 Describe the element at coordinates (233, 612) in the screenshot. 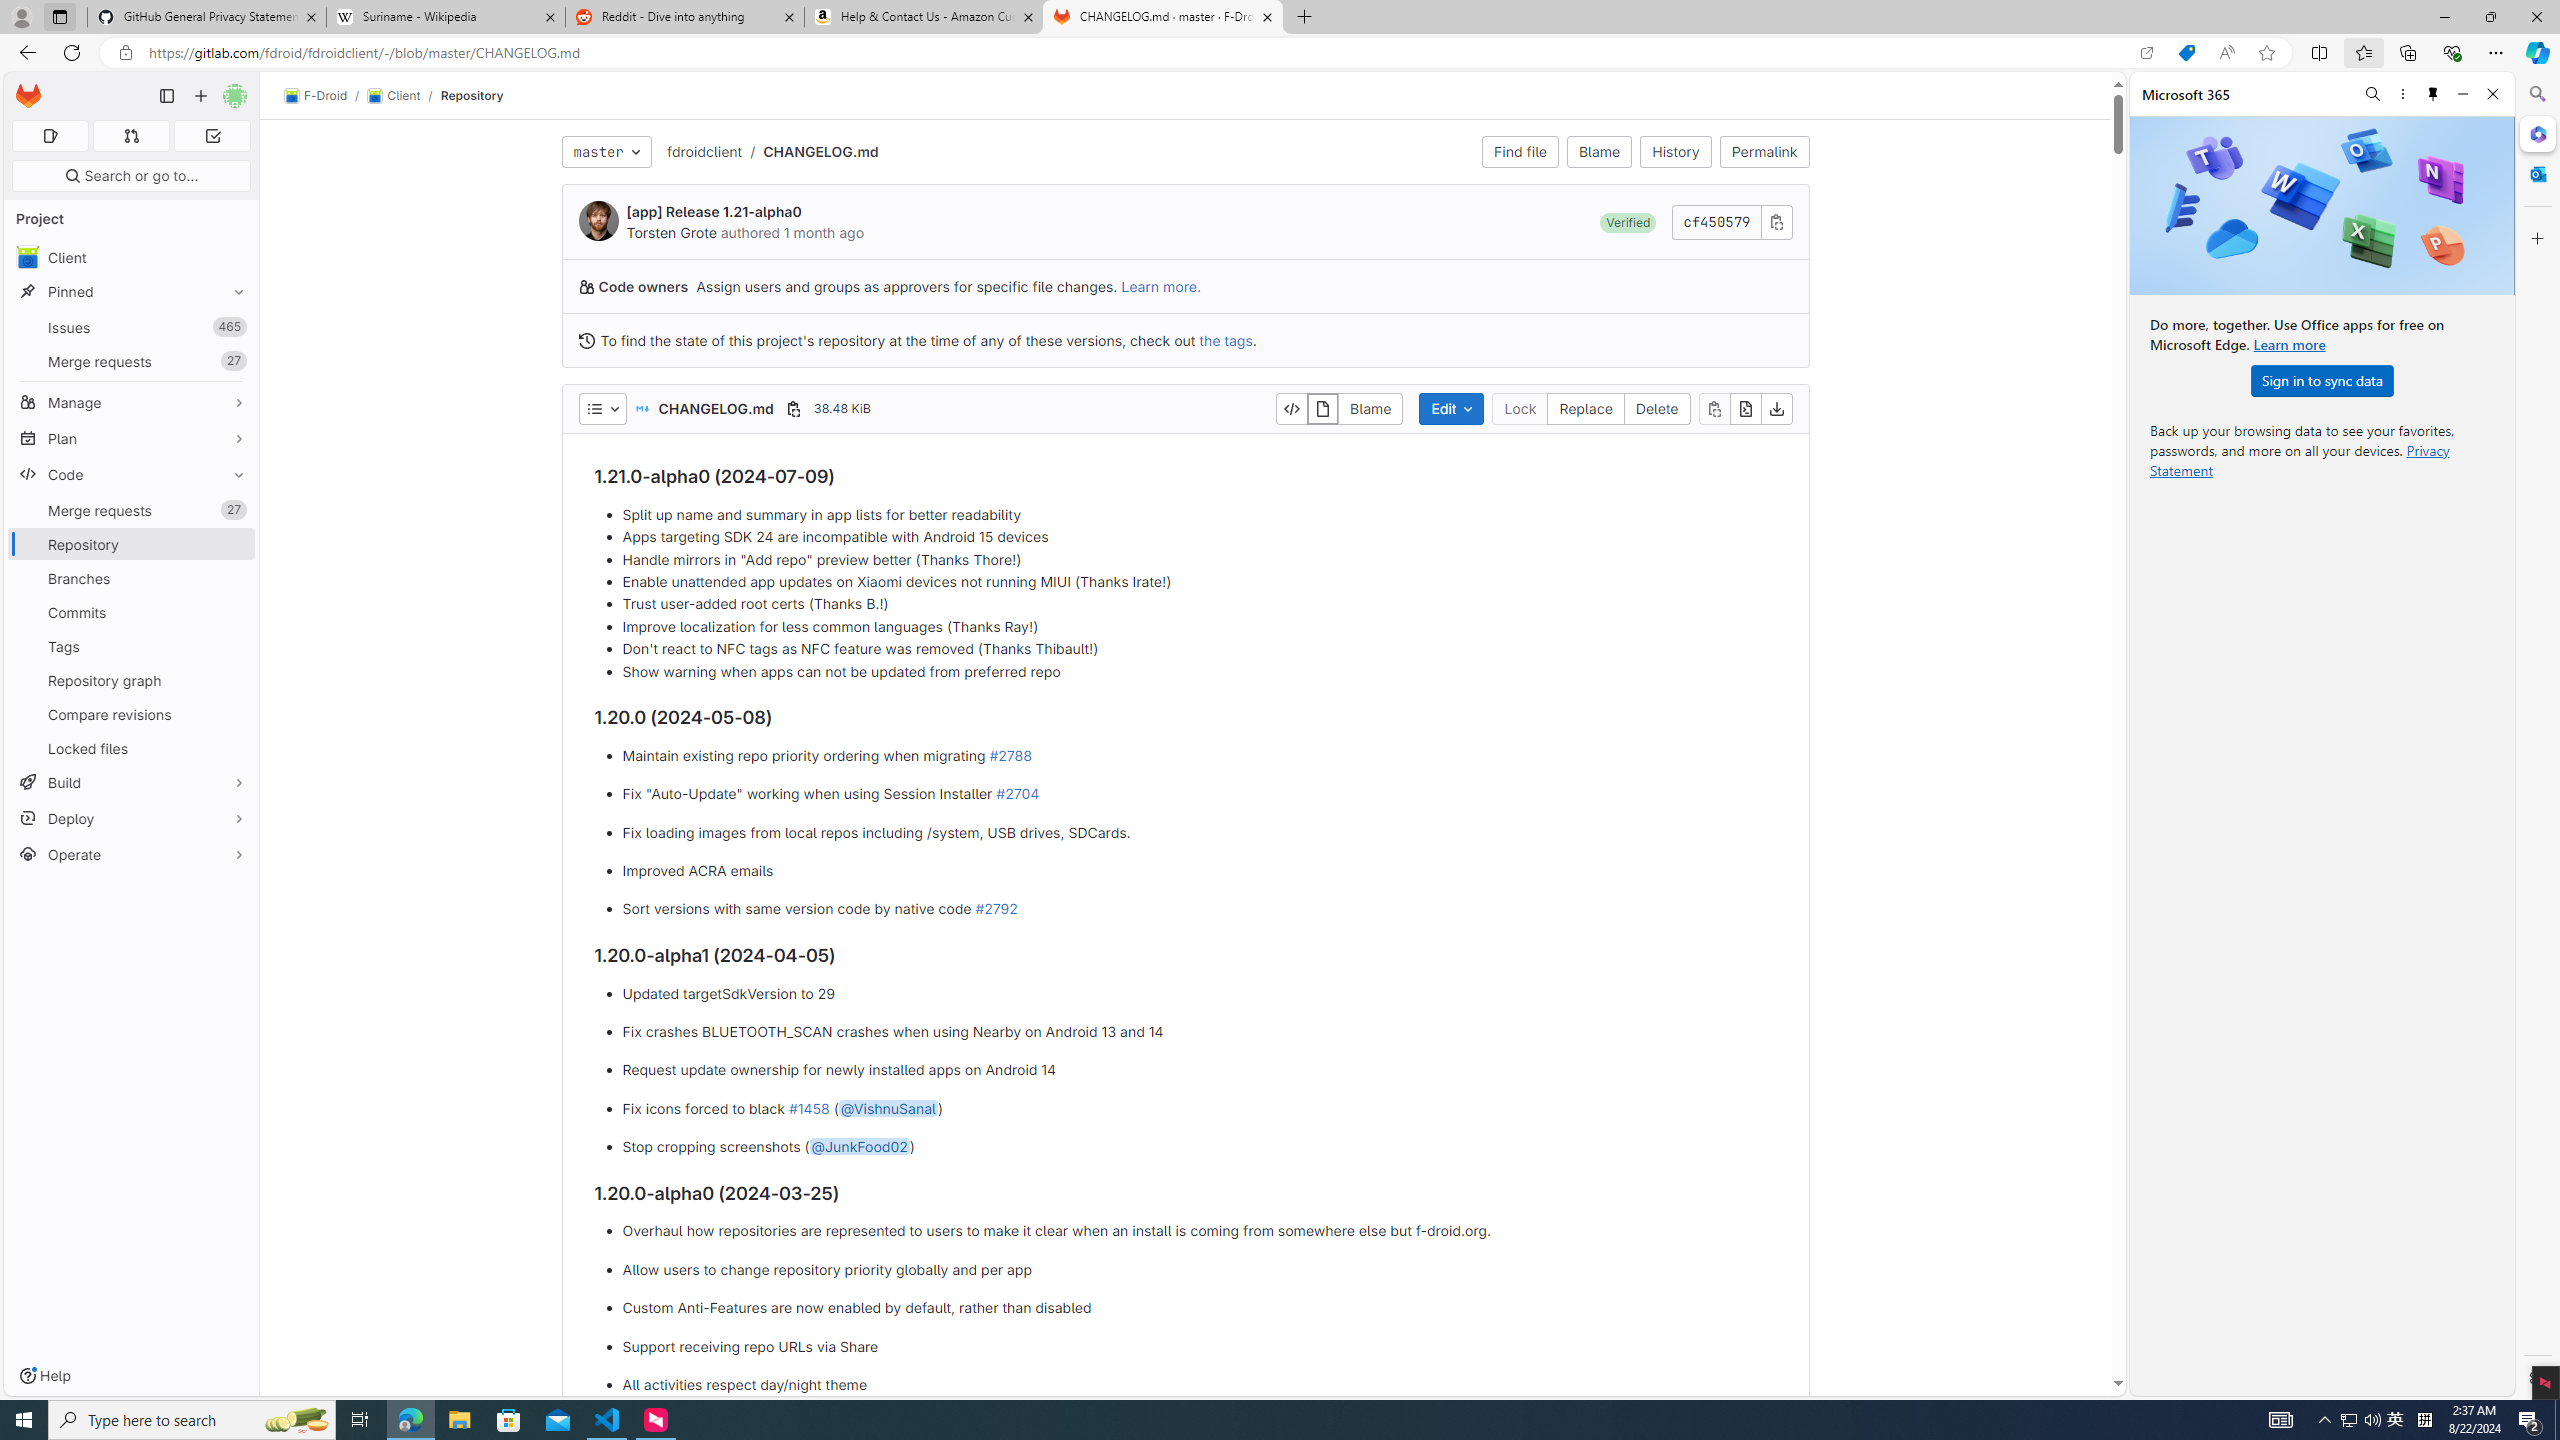

I see `'Pin Commits'` at that location.